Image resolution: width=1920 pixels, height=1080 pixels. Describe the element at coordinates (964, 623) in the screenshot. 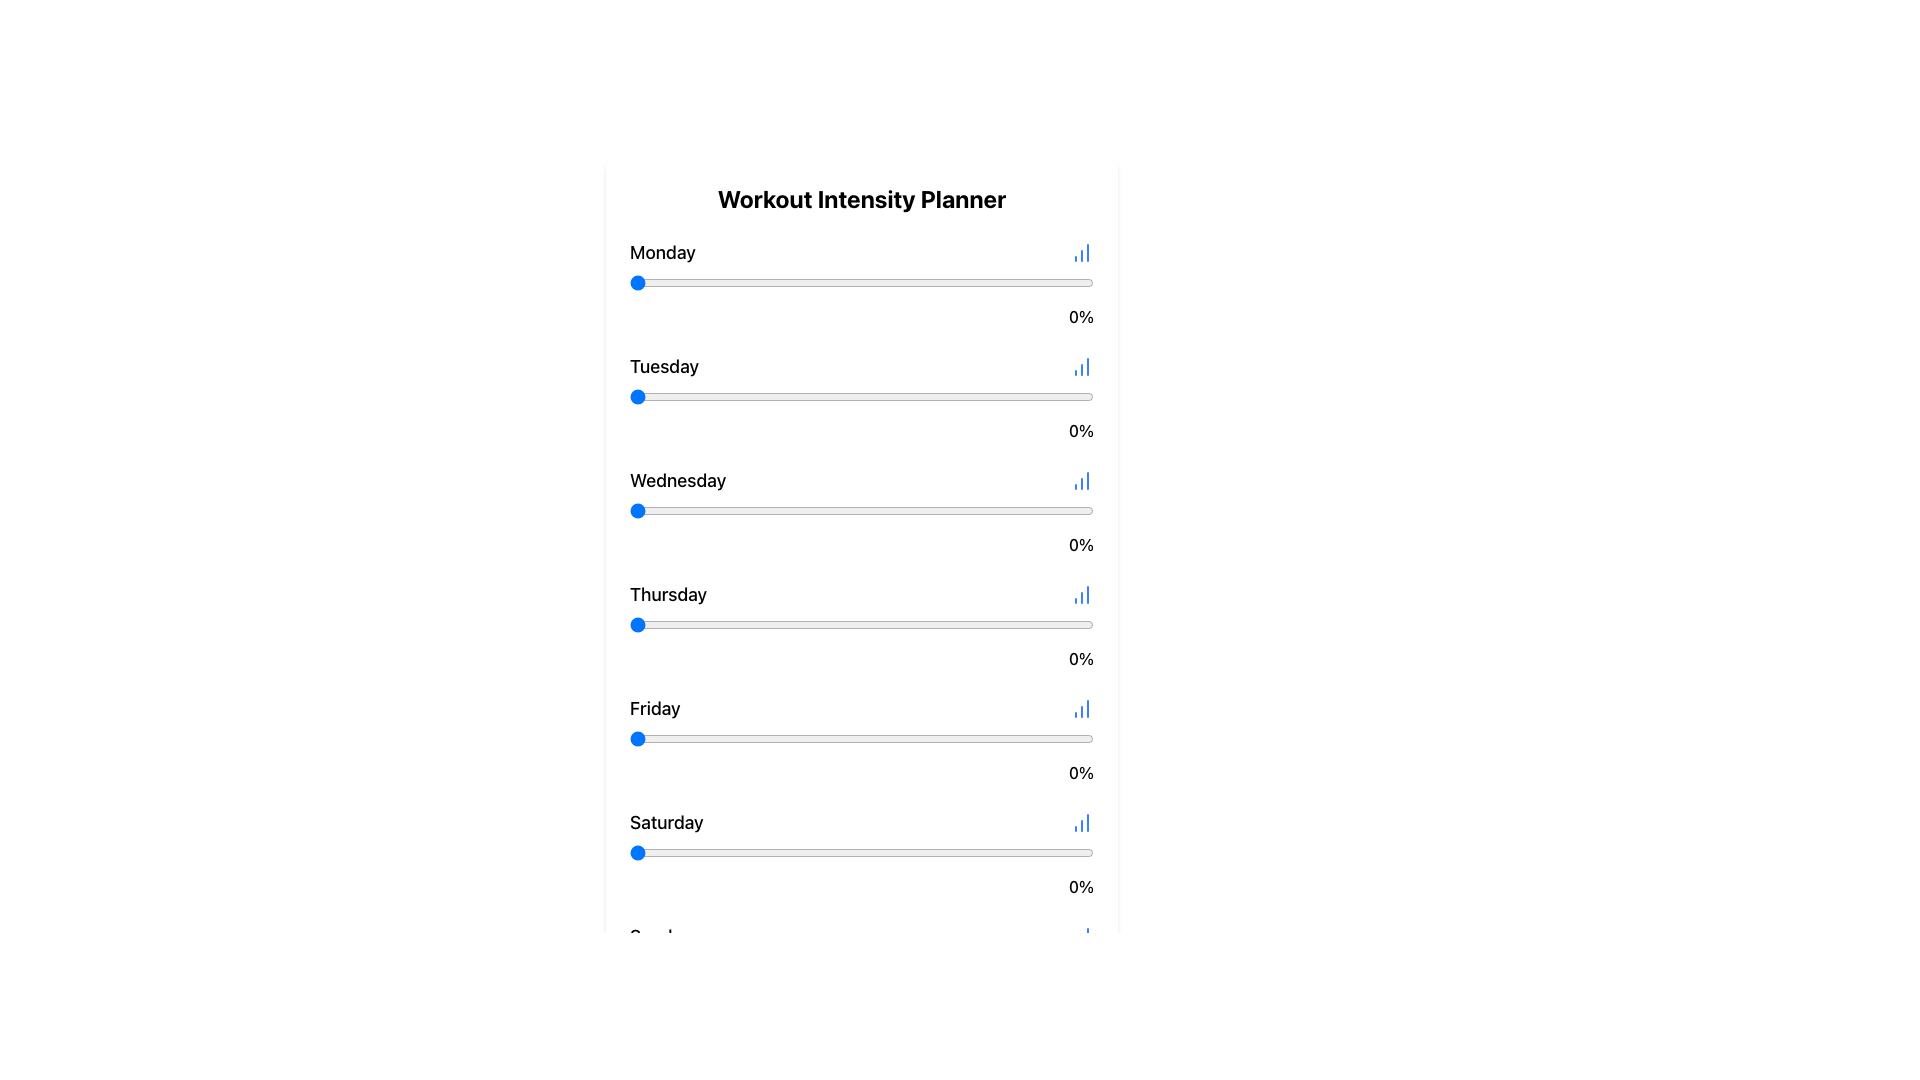

I see `the 'Thursday' slider` at that location.